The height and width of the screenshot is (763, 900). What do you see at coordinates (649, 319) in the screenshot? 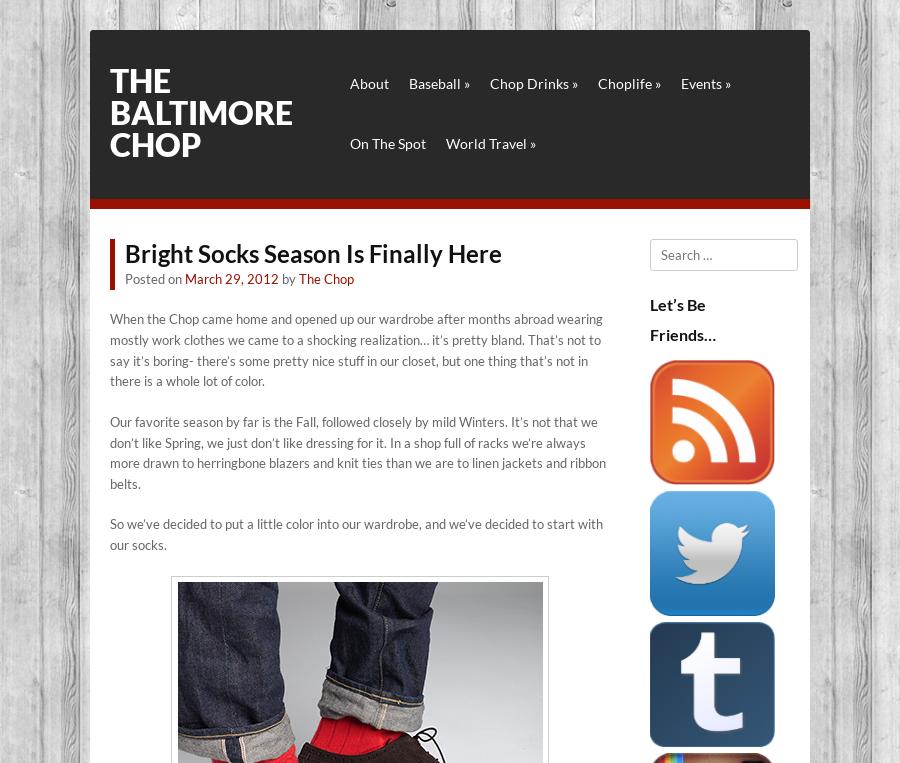
I see `'Let’s Be Friends…'` at bounding box center [649, 319].